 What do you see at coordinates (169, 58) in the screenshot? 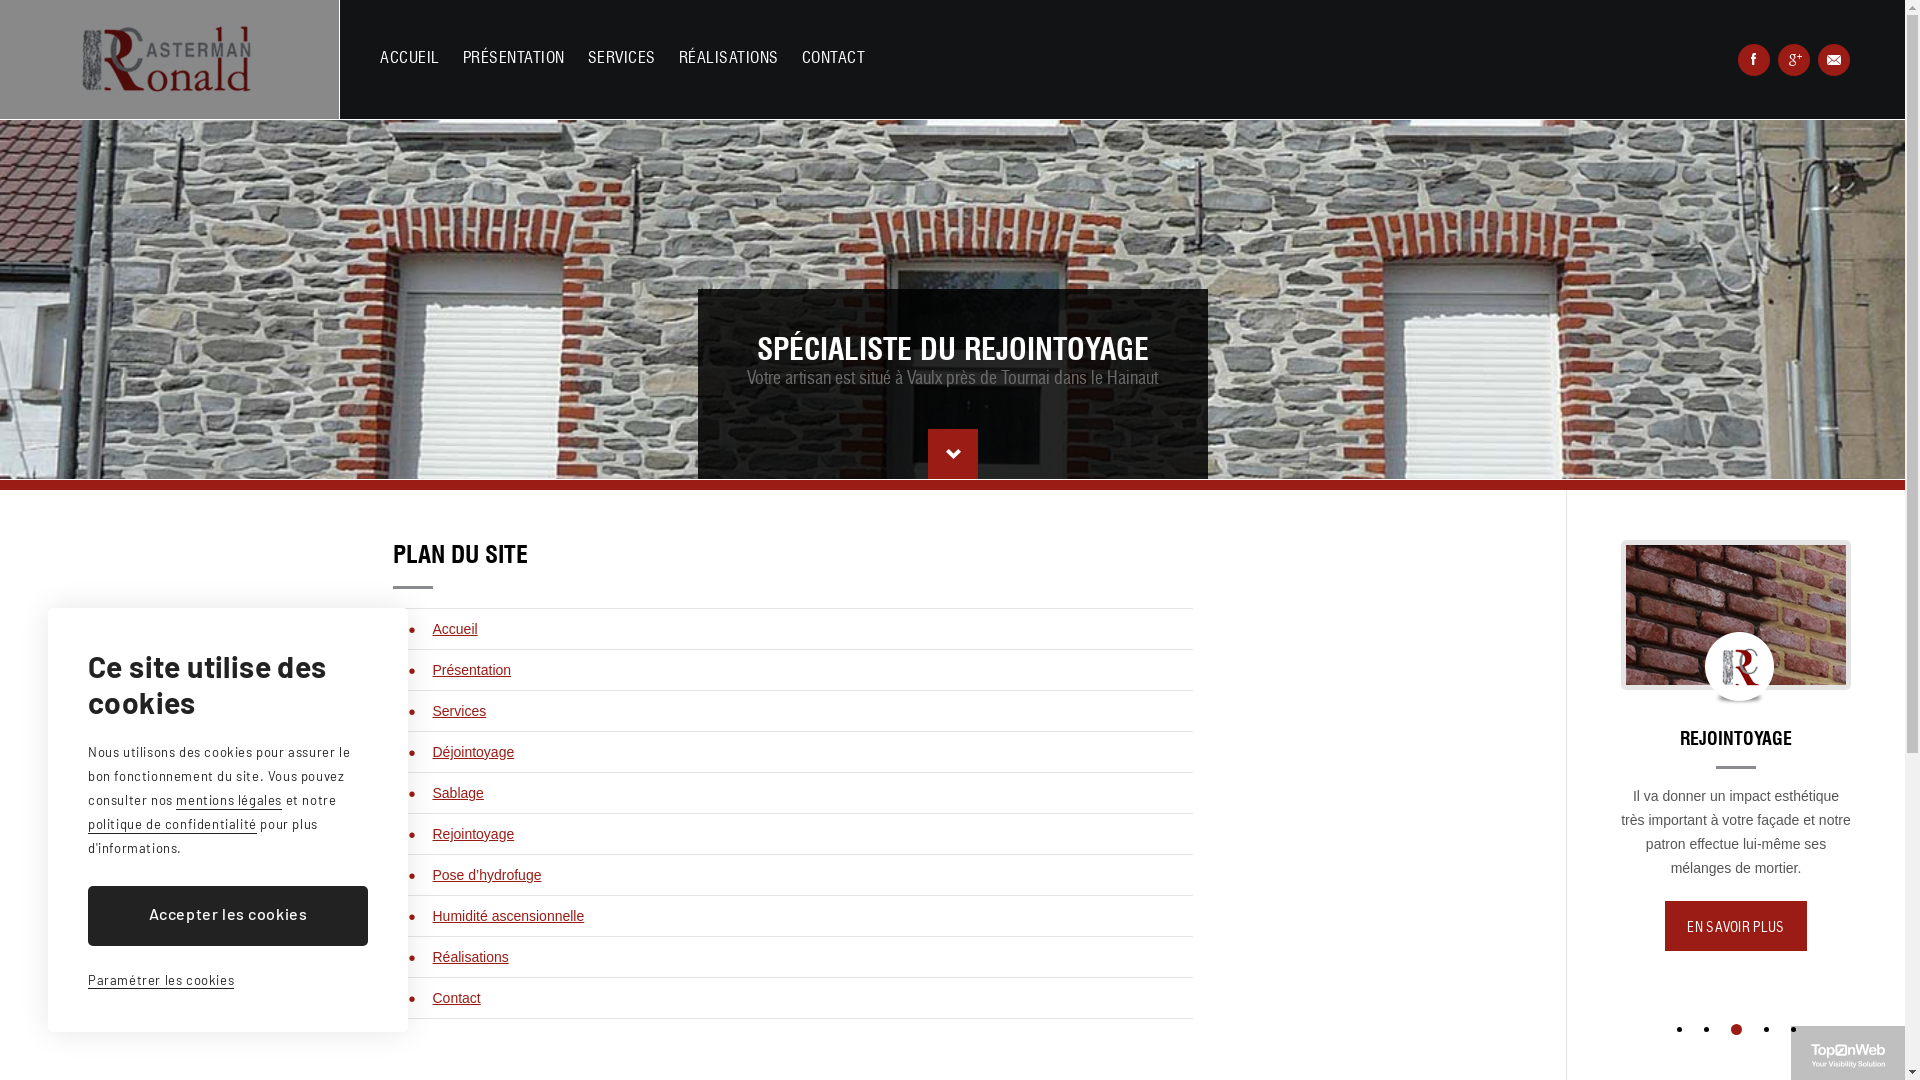
I see `'Casterman Ronald'` at bounding box center [169, 58].